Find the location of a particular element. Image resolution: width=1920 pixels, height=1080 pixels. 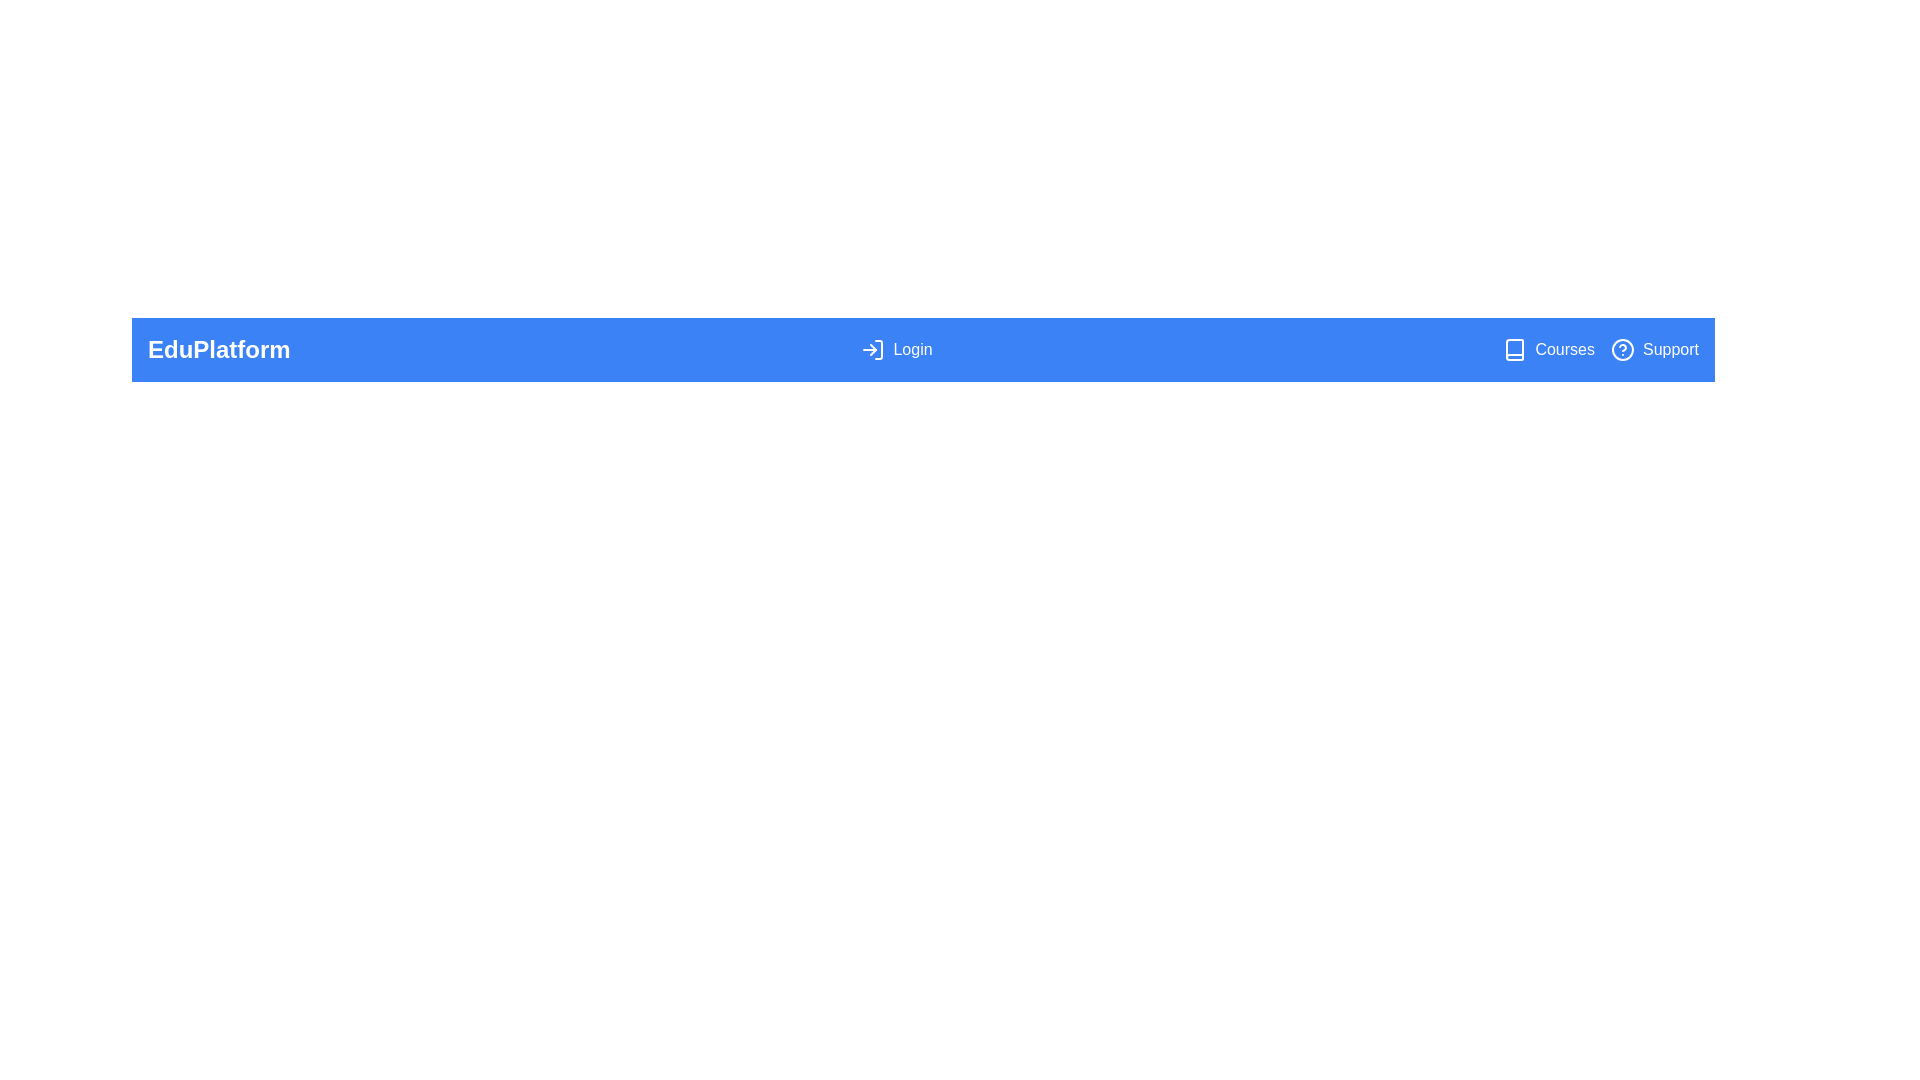

the 'Courses' icon located in the navigation bar, which is positioned directly left of the 'Courses' text and right of the 'Support' option is located at coordinates (1515, 349).